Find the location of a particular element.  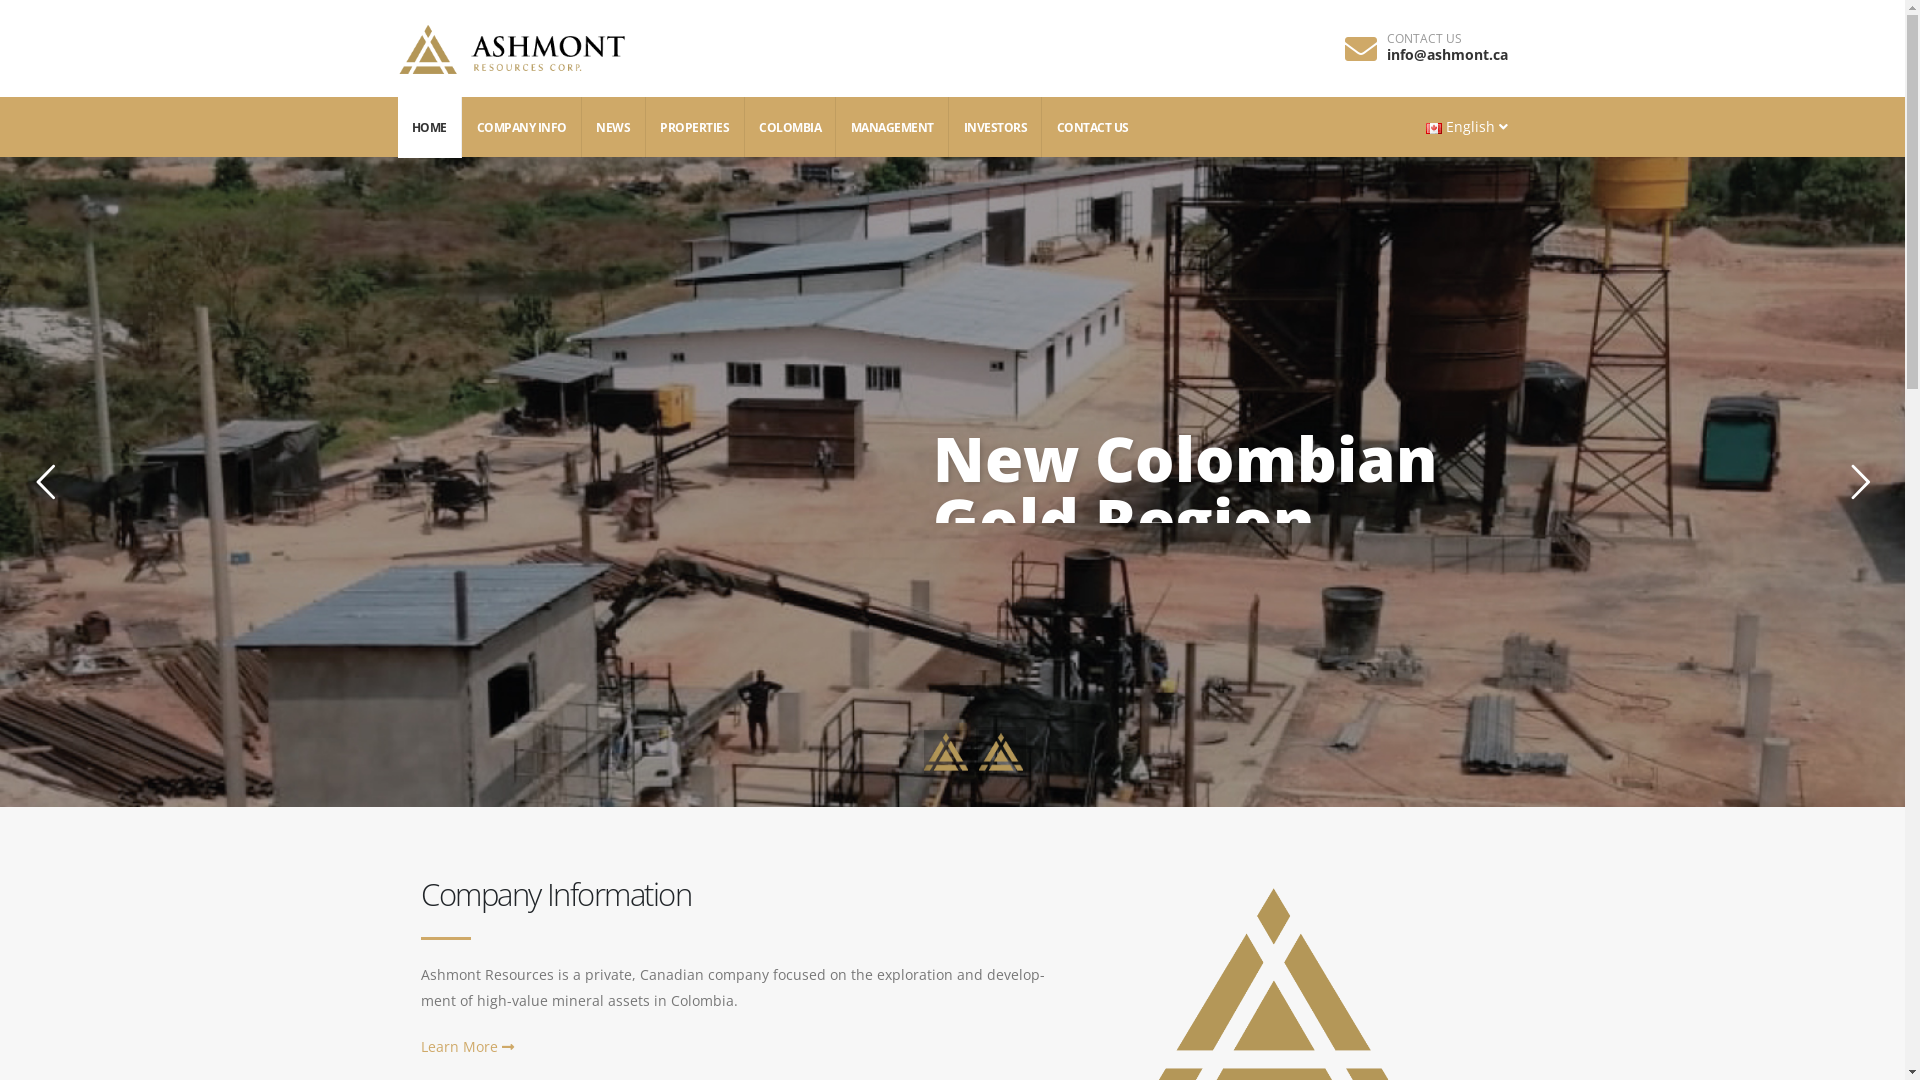

'NEWS' is located at coordinates (613, 127).